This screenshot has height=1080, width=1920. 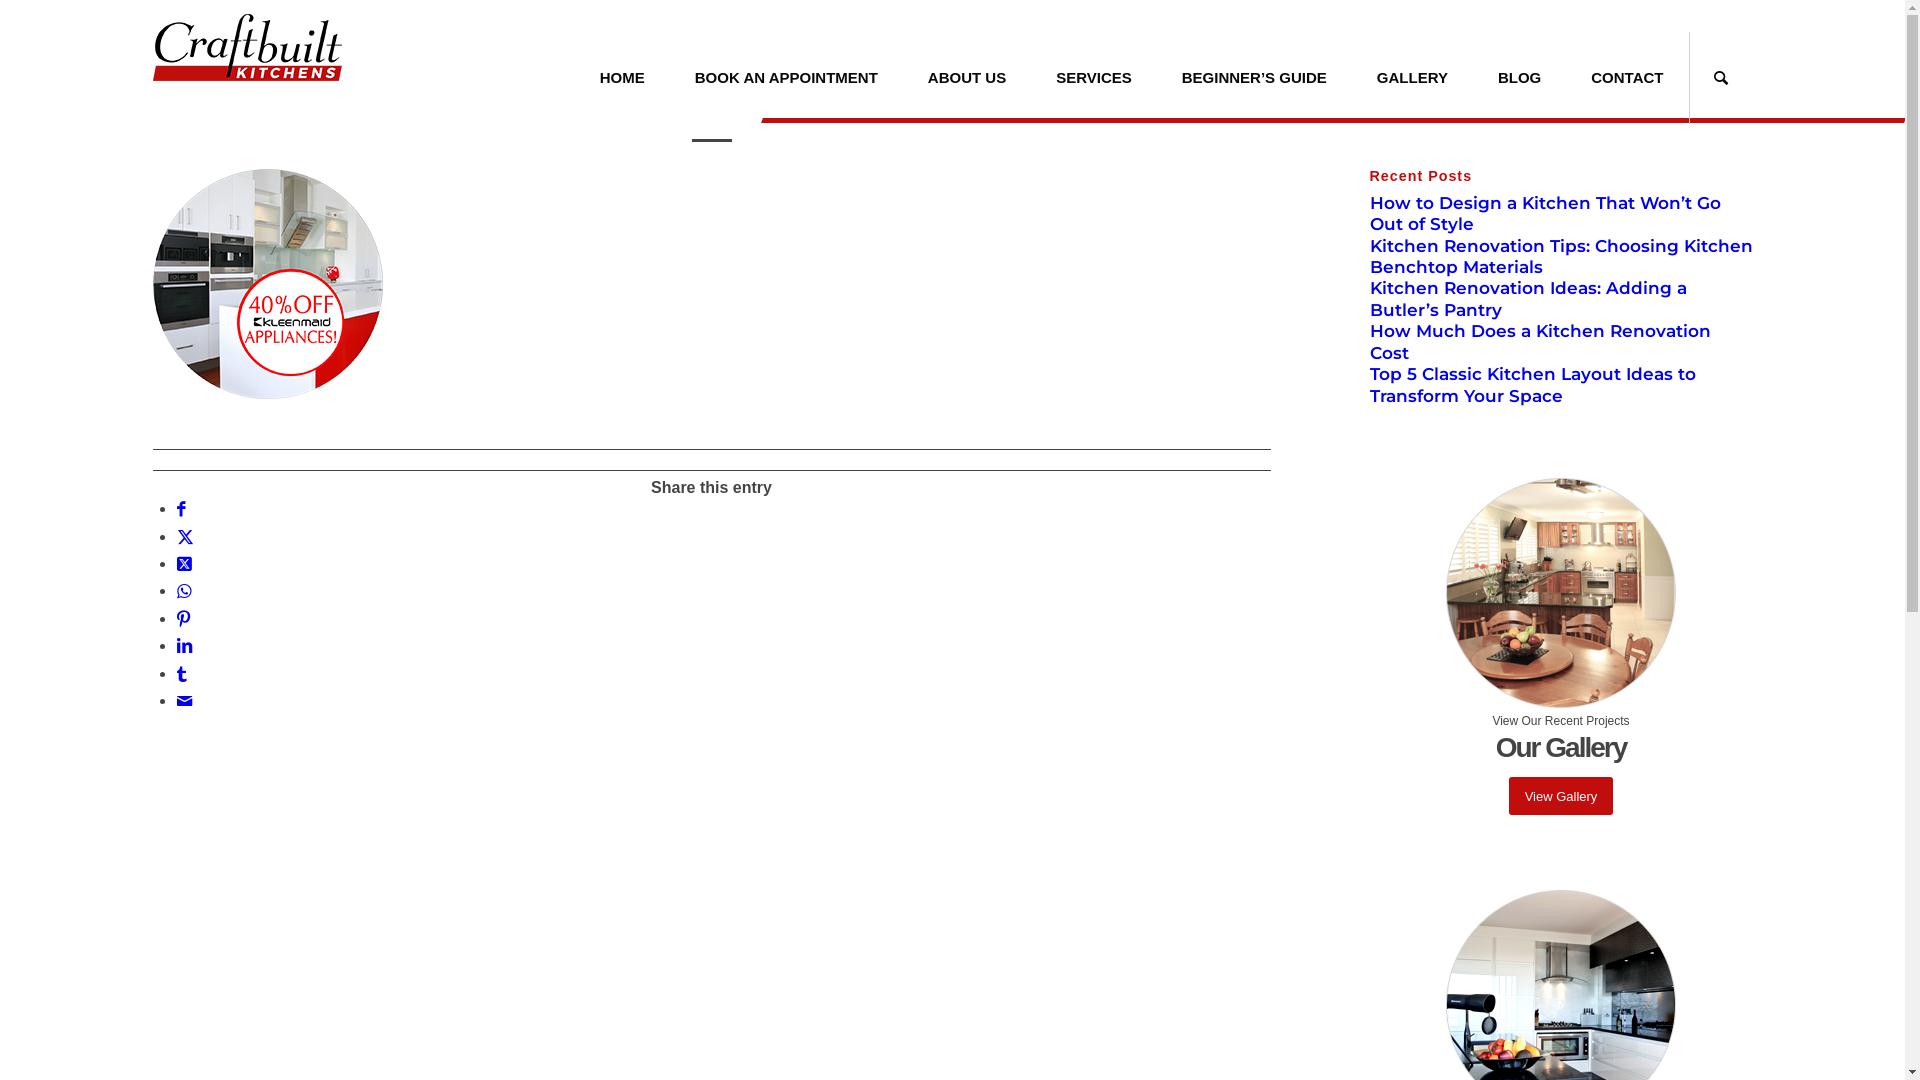 What do you see at coordinates (245, 46) in the screenshot?
I see `'logo'` at bounding box center [245, 46].